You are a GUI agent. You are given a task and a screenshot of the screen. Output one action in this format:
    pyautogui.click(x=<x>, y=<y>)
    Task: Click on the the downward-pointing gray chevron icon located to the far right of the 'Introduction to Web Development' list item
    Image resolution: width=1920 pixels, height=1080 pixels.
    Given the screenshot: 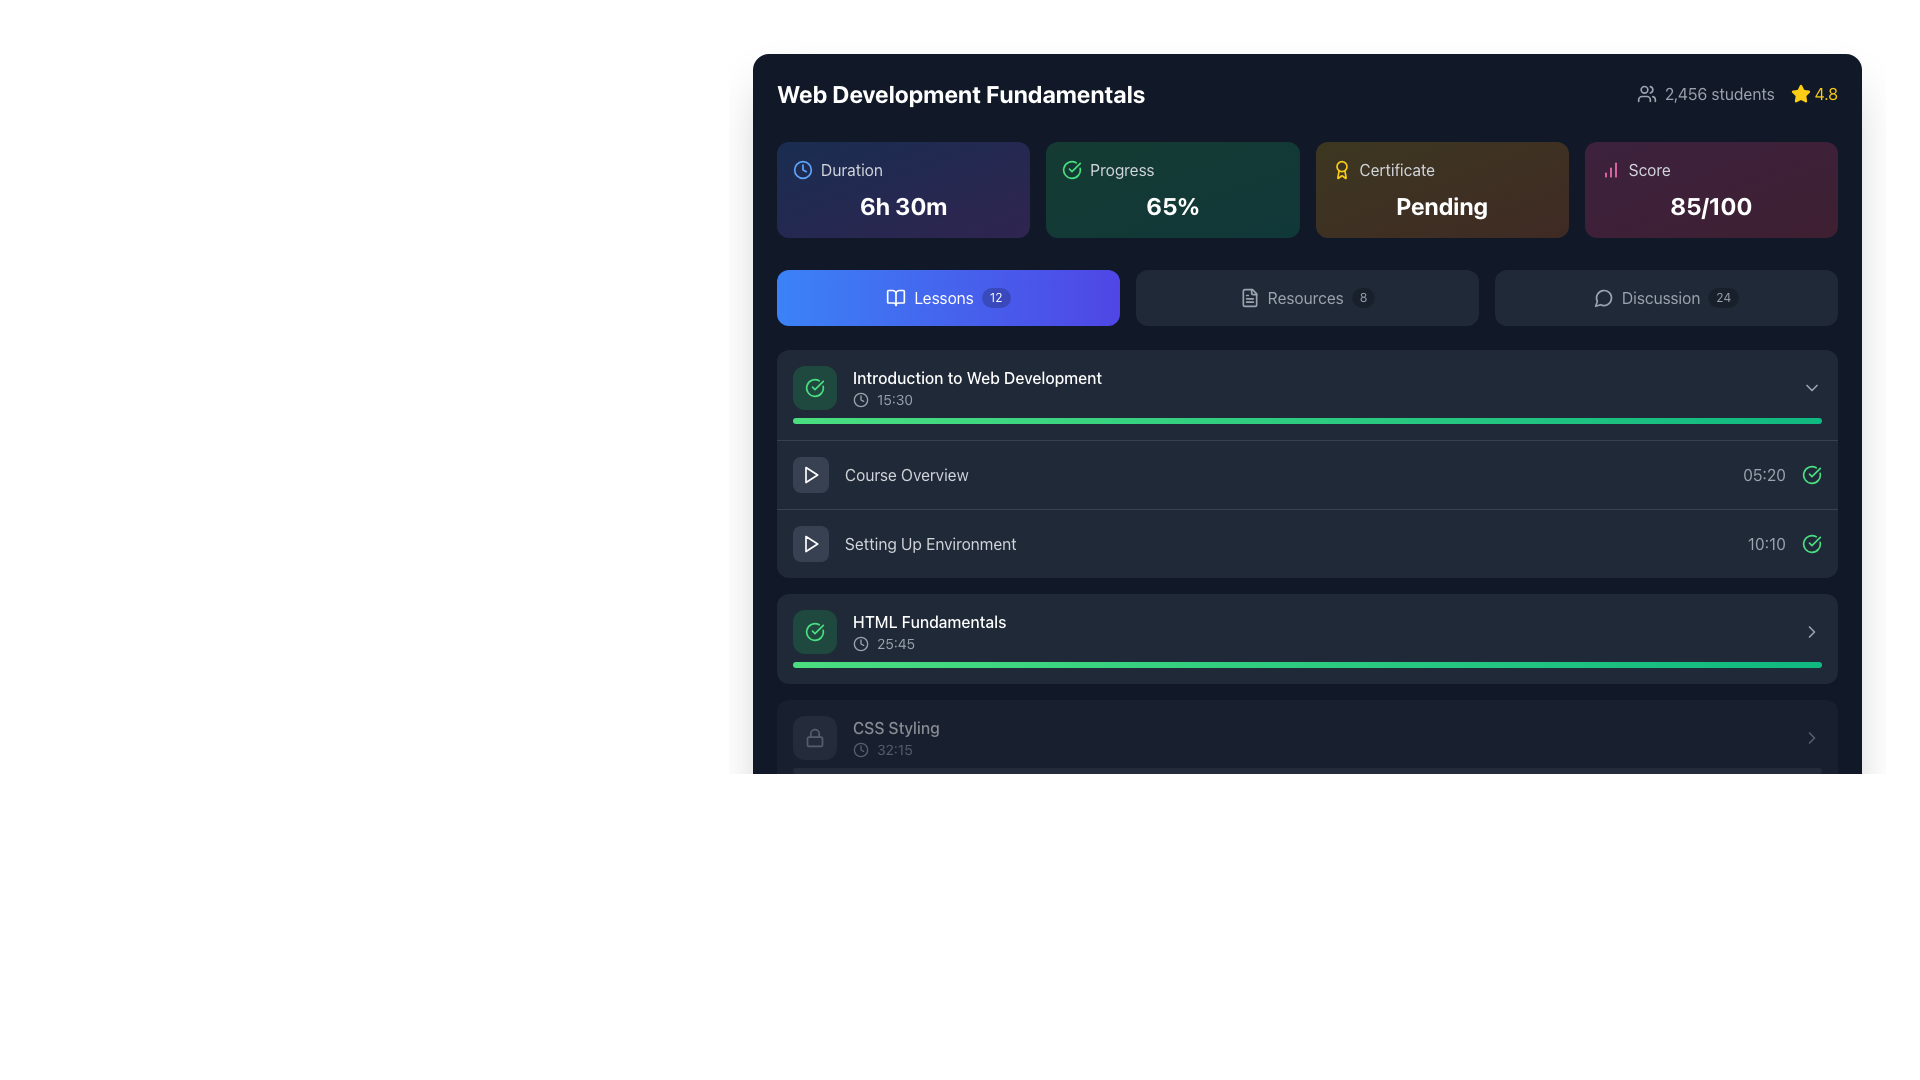 What is the action you would take?
    pyautogui.click(x=1811, y=388)
    